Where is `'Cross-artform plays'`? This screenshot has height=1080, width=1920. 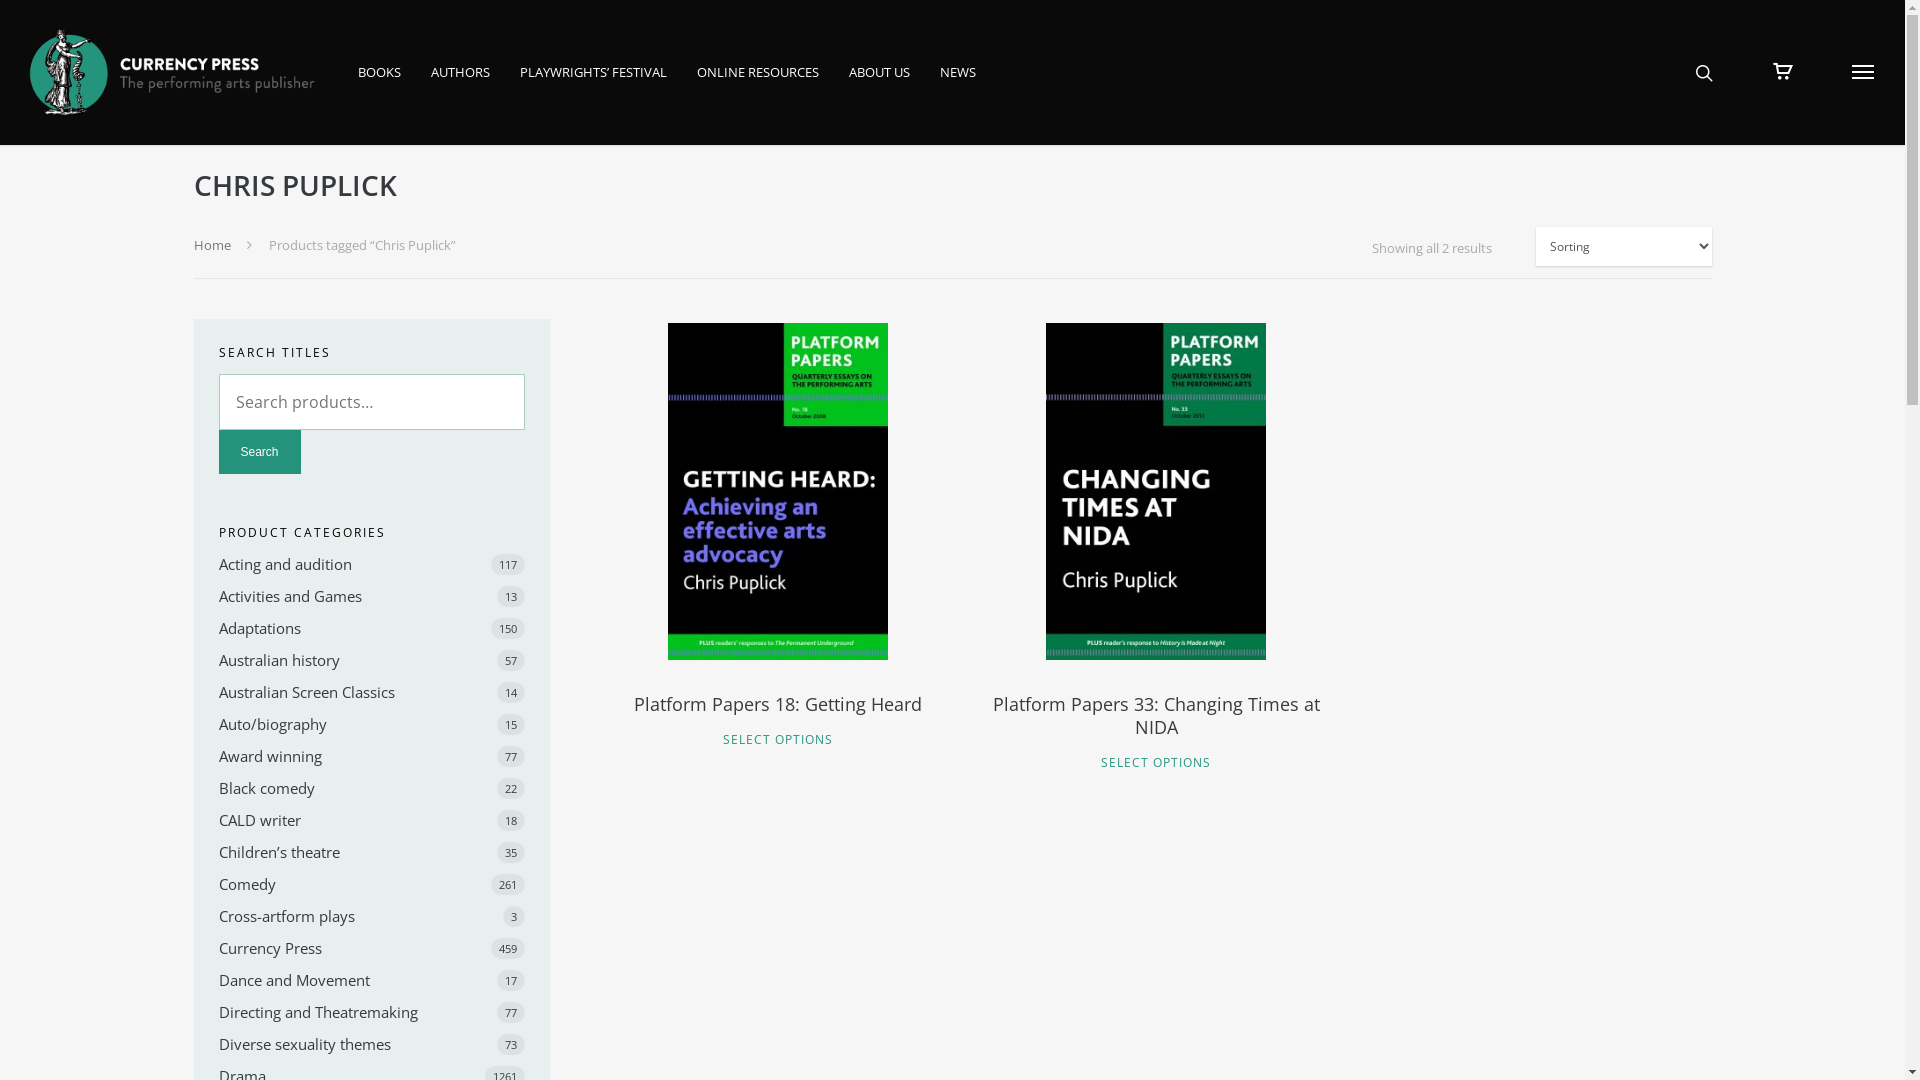 'Cross-artform plays' is located at coordinates (371, 915).